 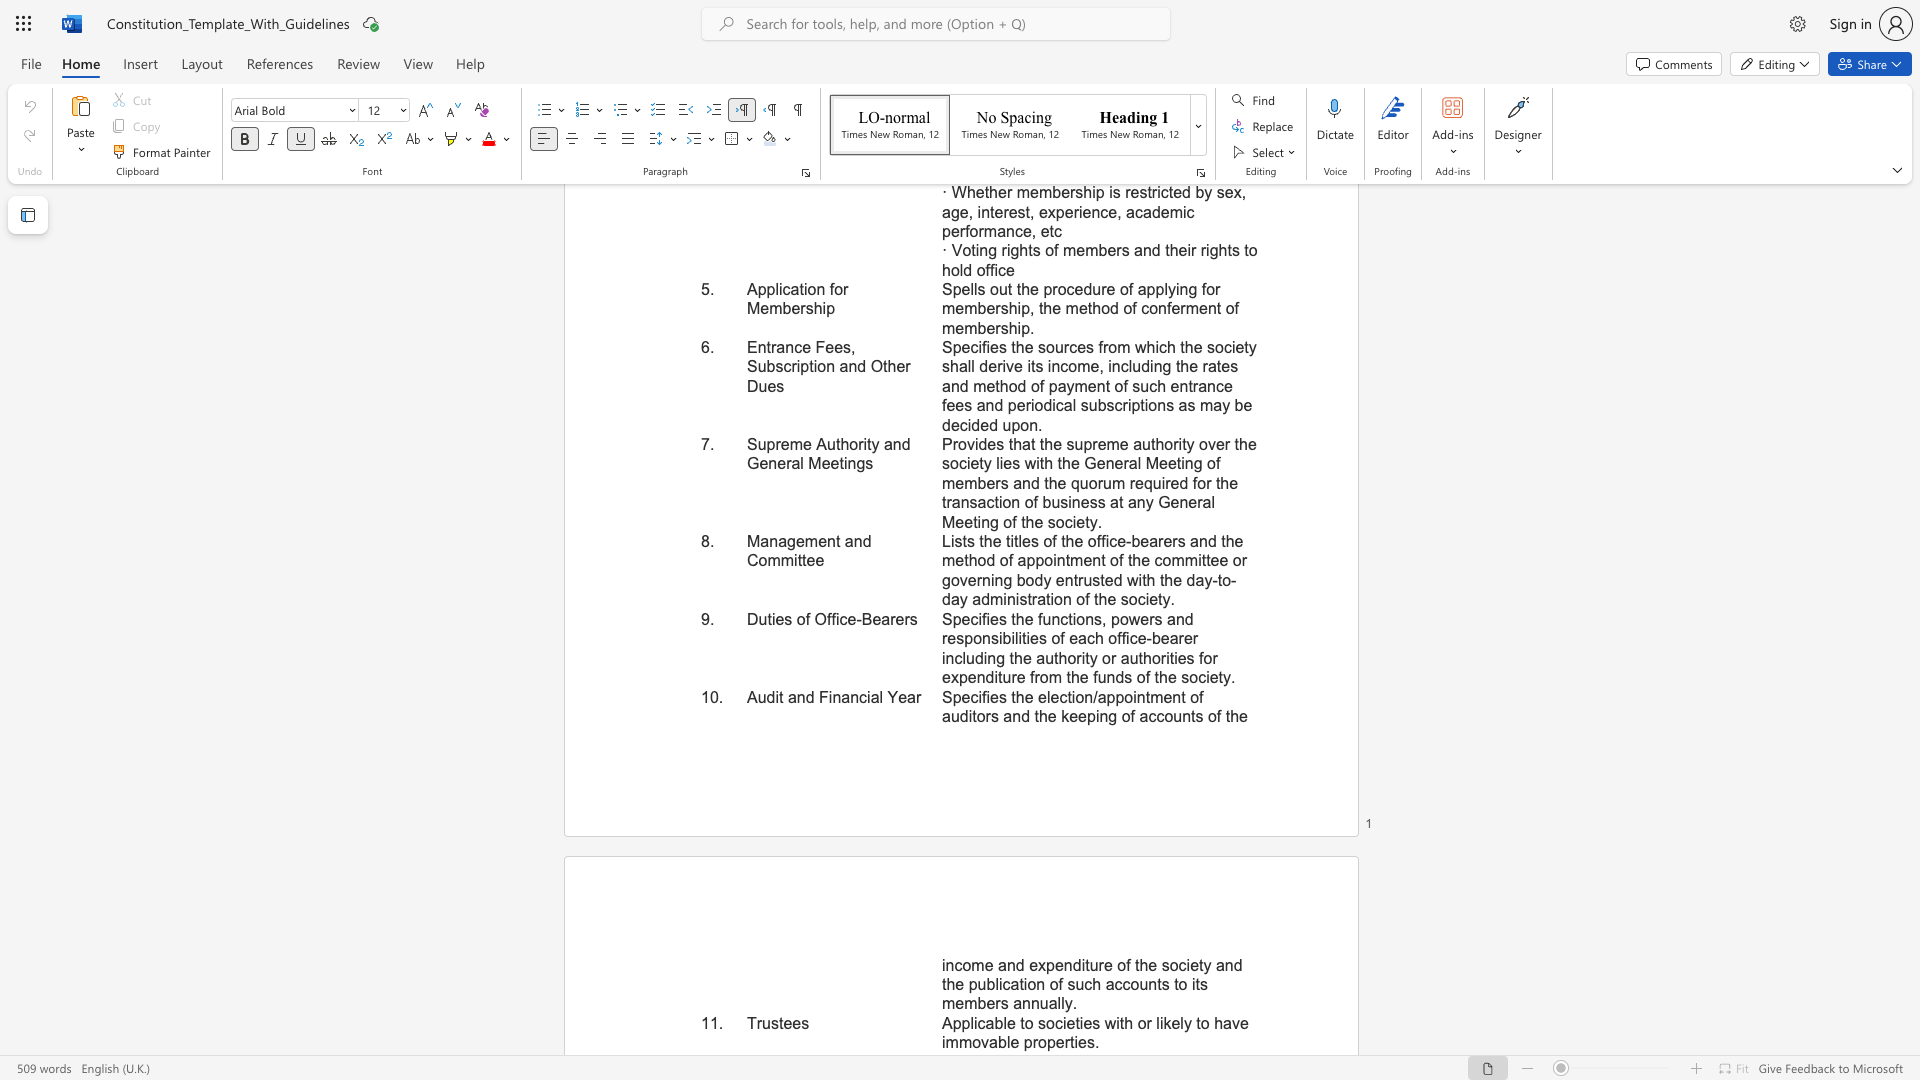 What do you see at coordinates (1222, 676) in the screenshot?
I see `the subset text "y." within the text "Specifies the functions, powers and responsibilities of each office-bearer including the authority or authorities for expenditure from the funds of the society."` at bounding box center [1222, 676].